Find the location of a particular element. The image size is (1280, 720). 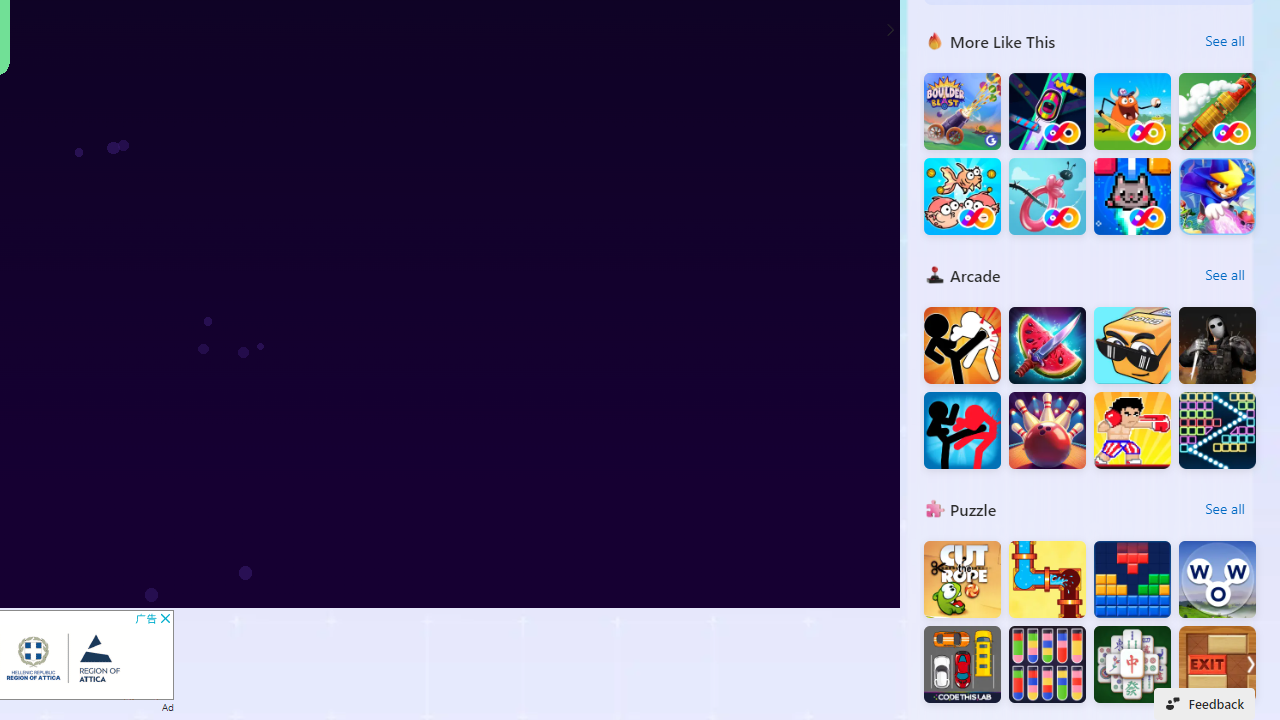

'Balloon FRVR' is located at coordinates (1046, 196).